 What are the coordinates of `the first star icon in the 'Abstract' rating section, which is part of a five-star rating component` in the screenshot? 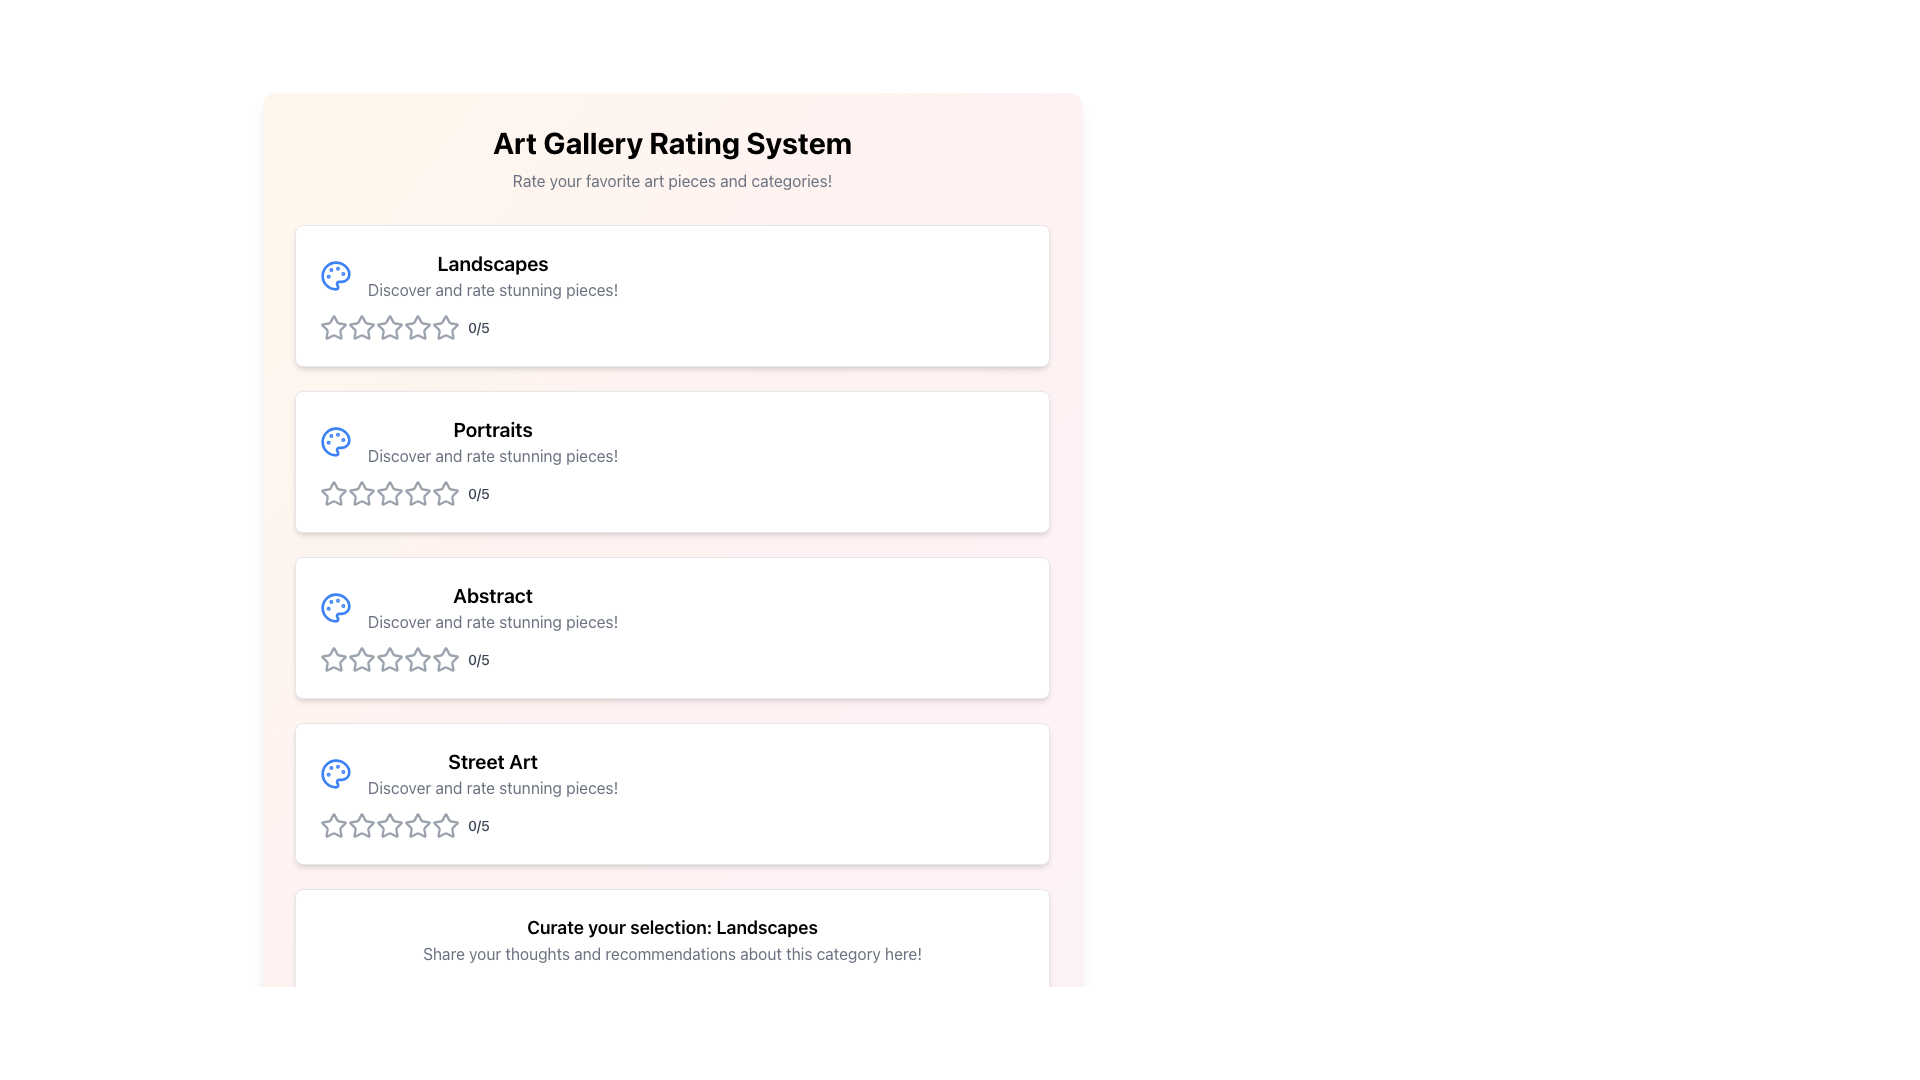 It's located at (334, 659).